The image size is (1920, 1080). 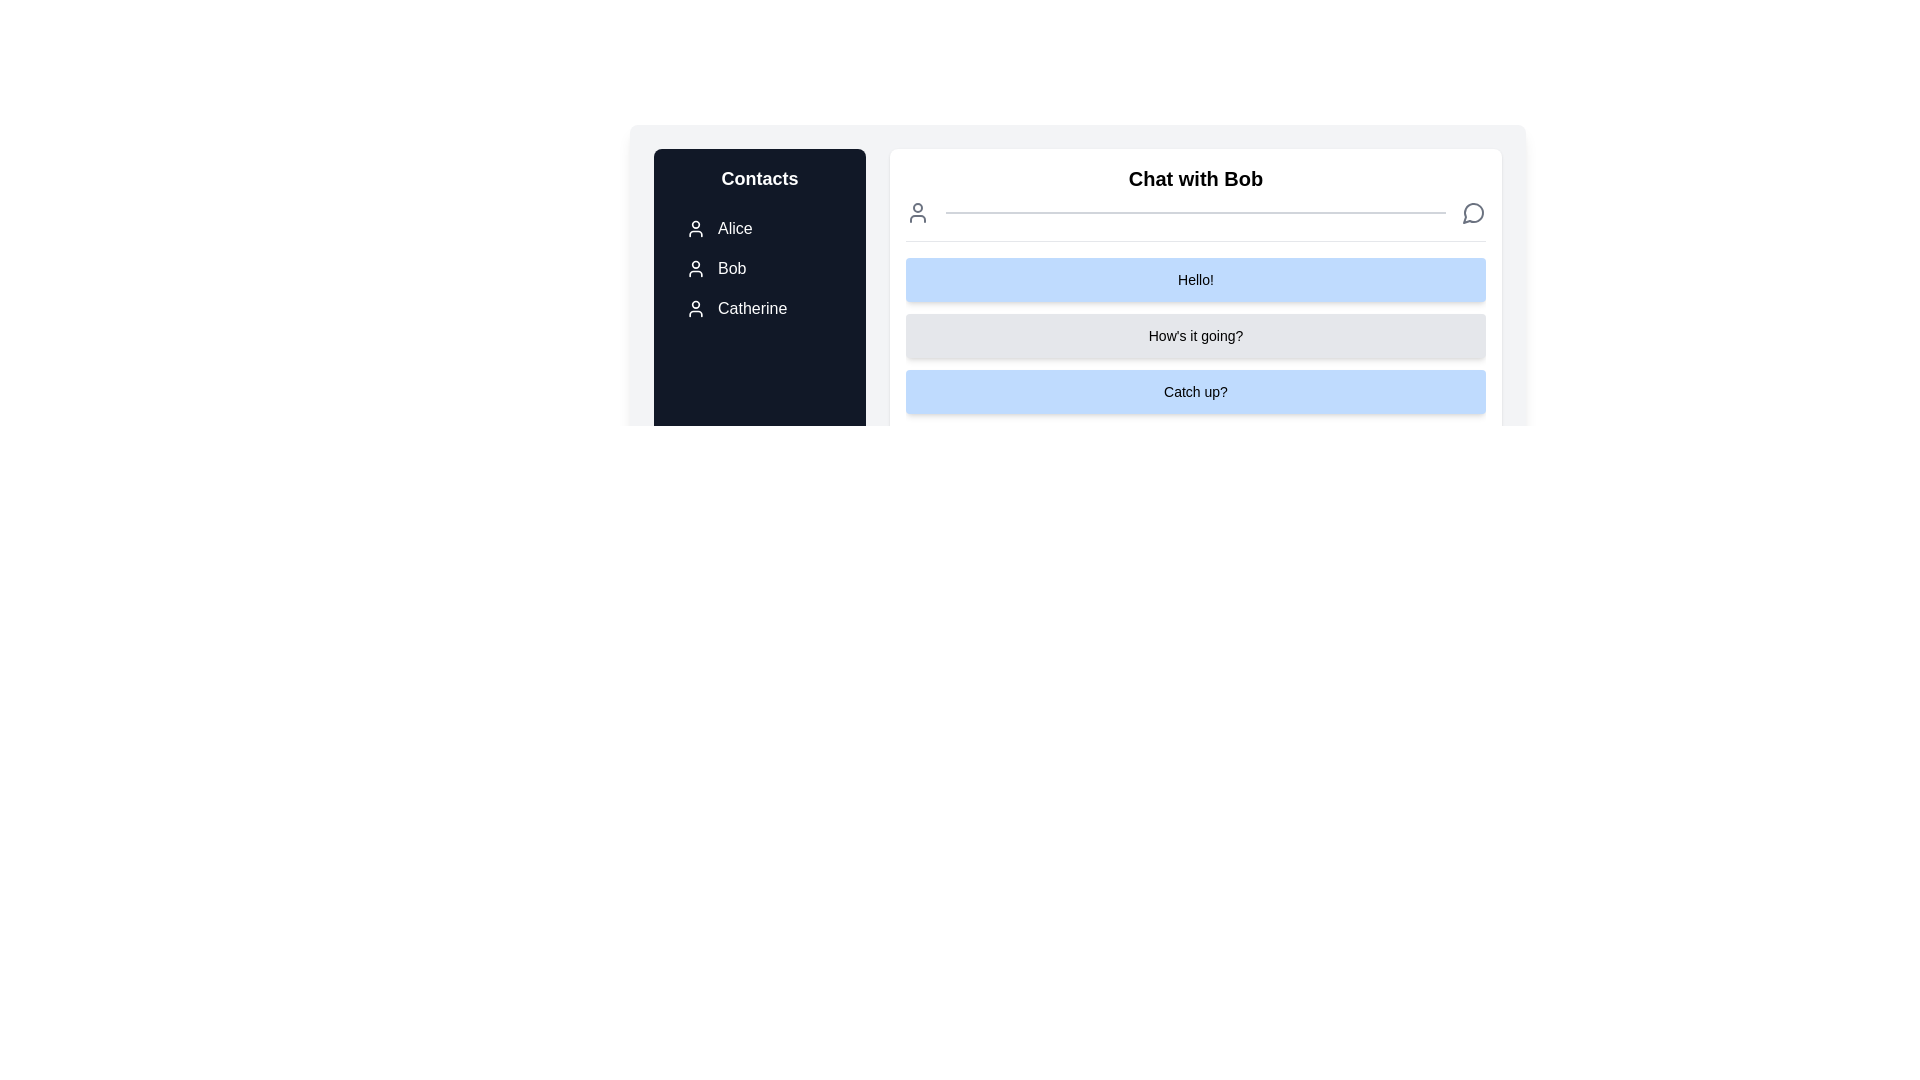 What do you see at coordinates (758, 177) in the screenshot?
I see `text content of the 'Contacts' label, which is a bold, white font on a dark navy-blue background located at the top of the sidebar panel` at bounding box center [758, 177].